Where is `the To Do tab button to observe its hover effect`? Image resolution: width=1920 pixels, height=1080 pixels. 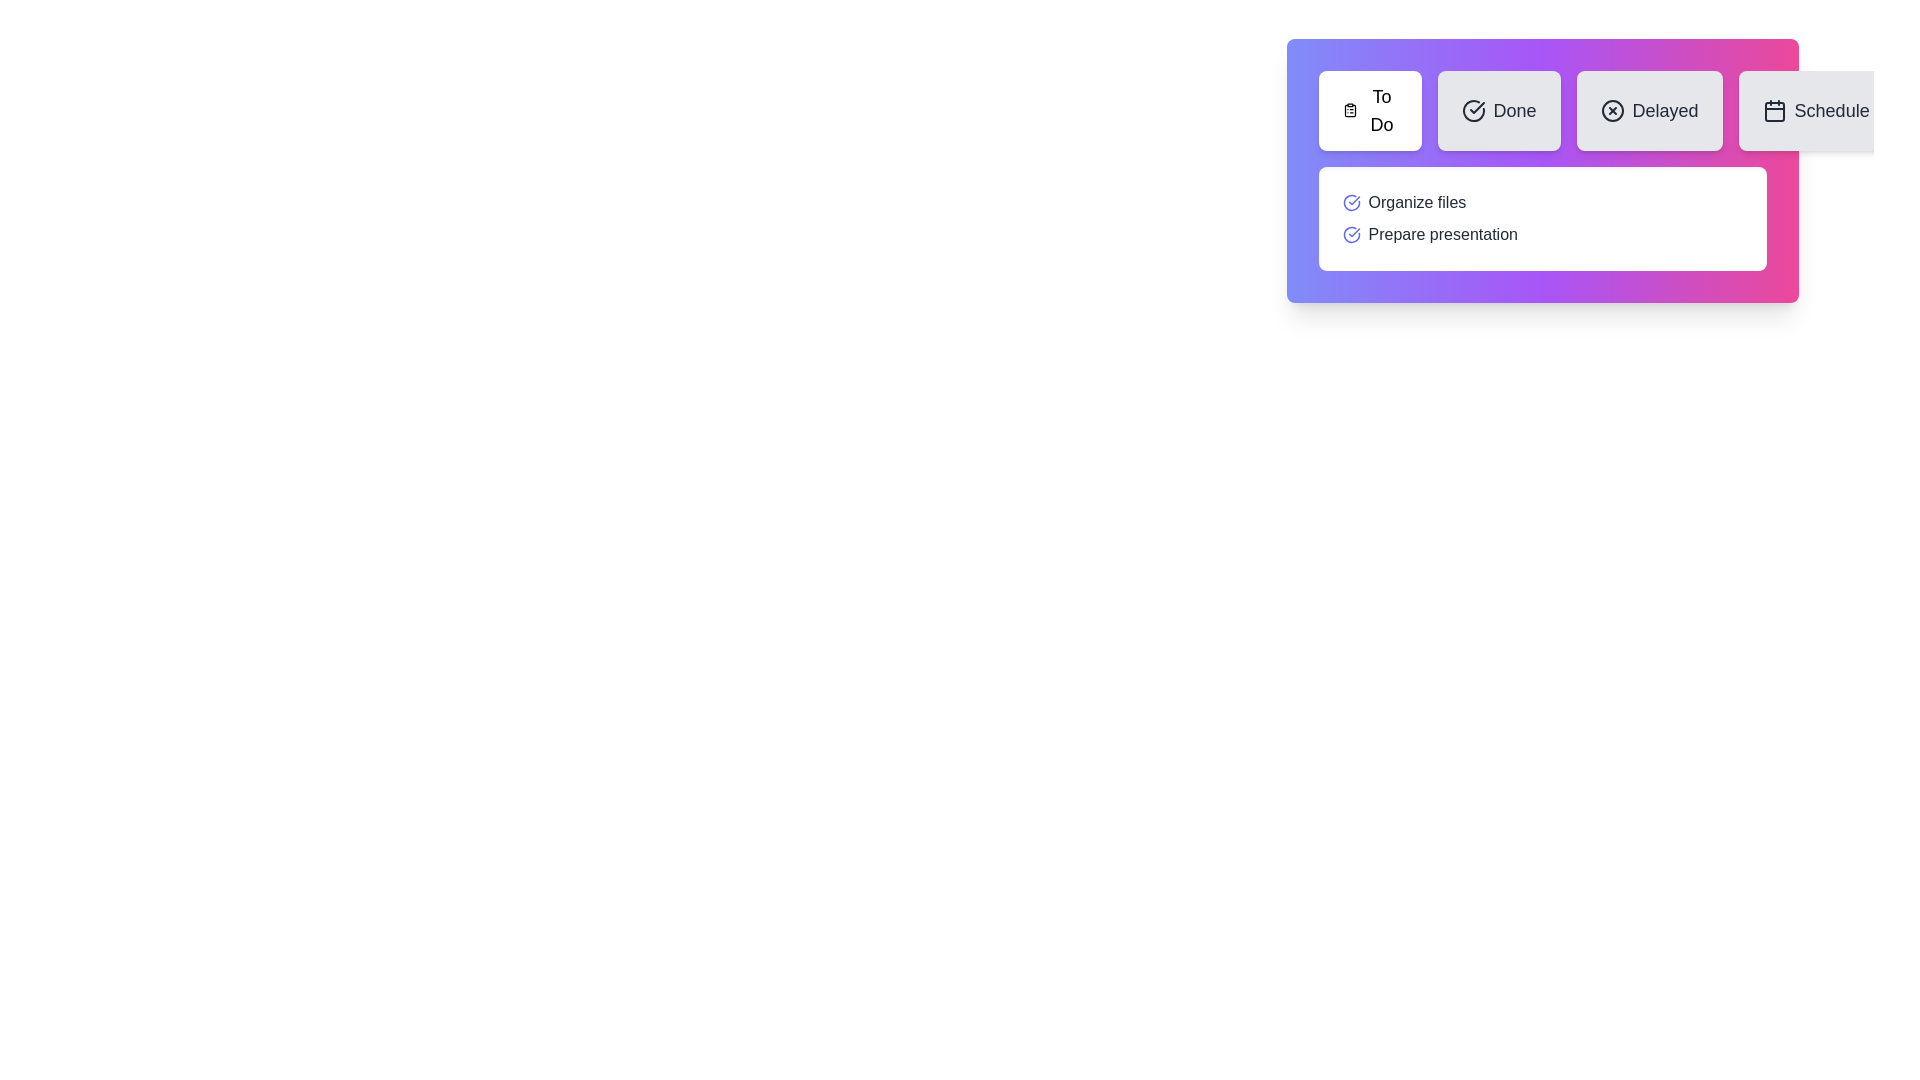
the To Do tab button to observe its hover effect is located at coordinates (1368, 111).